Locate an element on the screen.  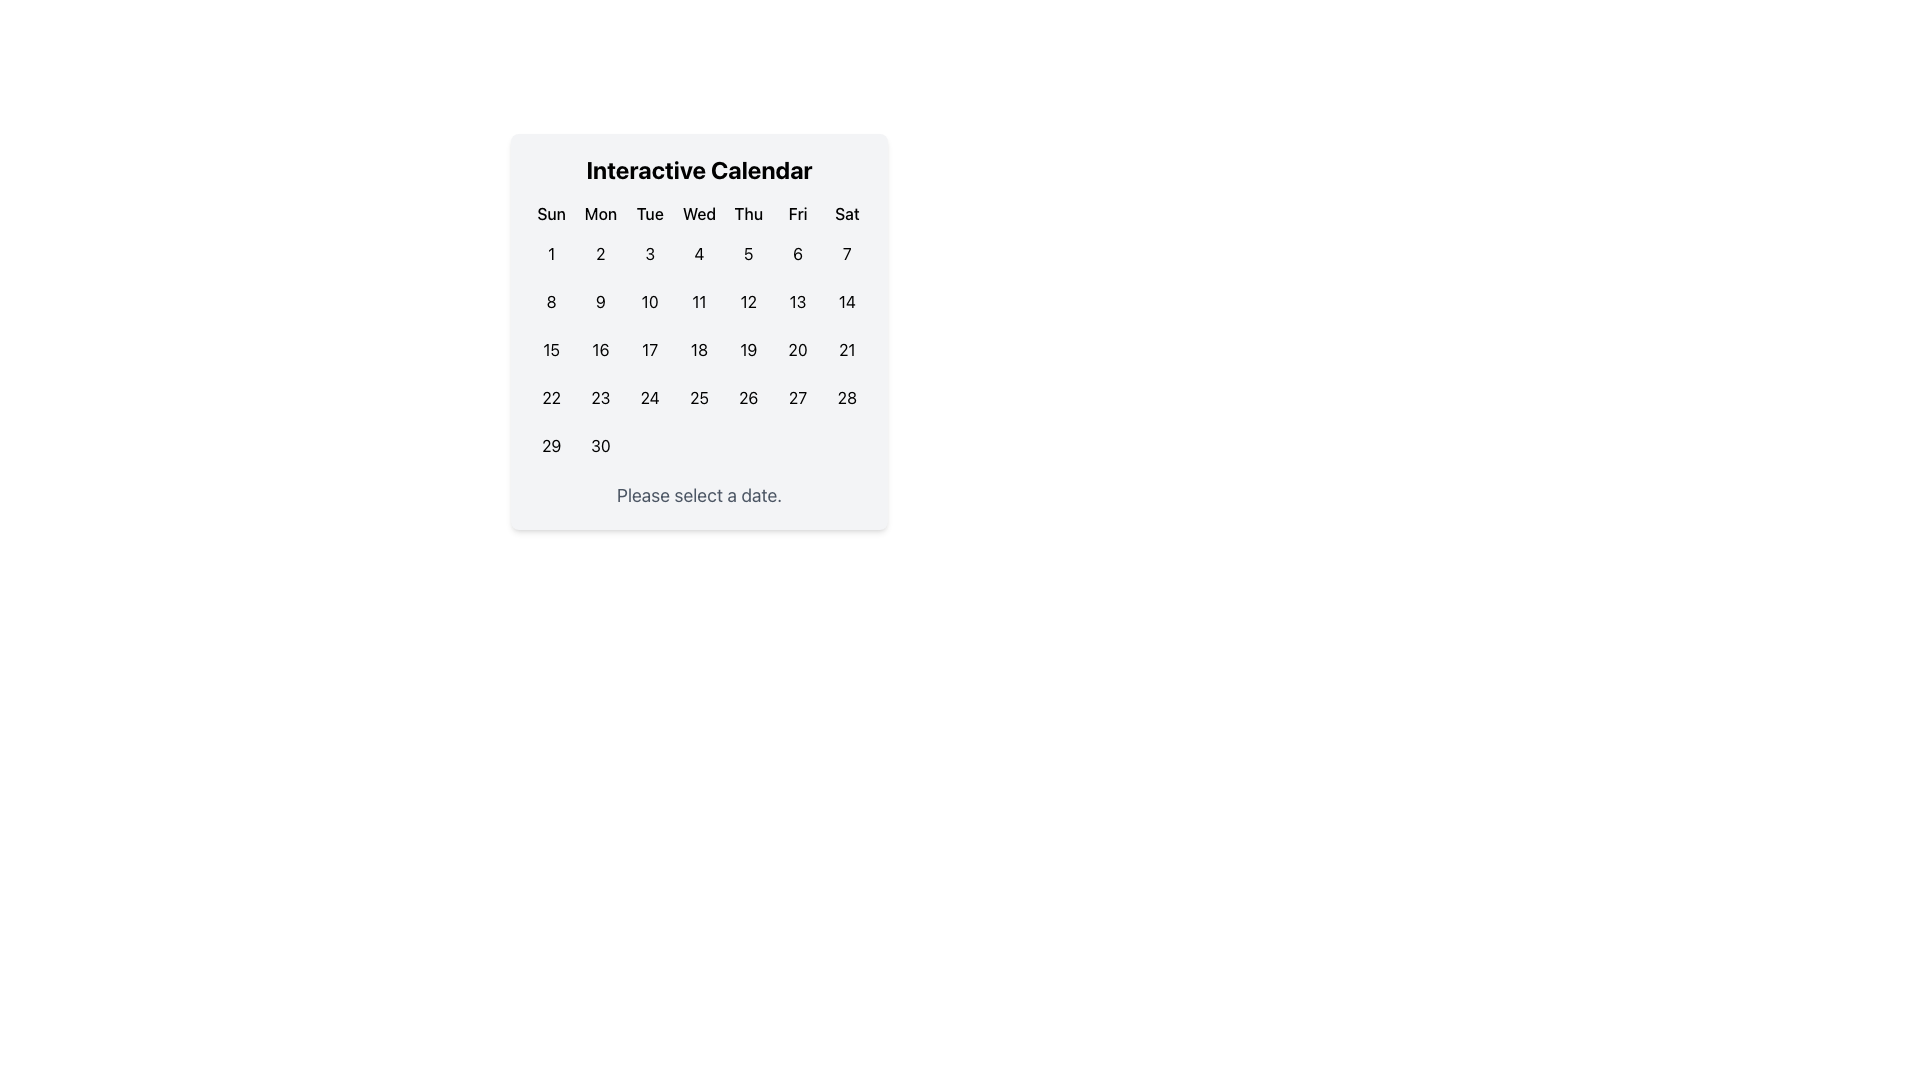
the square-shaped Selectable Date Button labeled '23' in the calendar is located at coordinates (599, 397).